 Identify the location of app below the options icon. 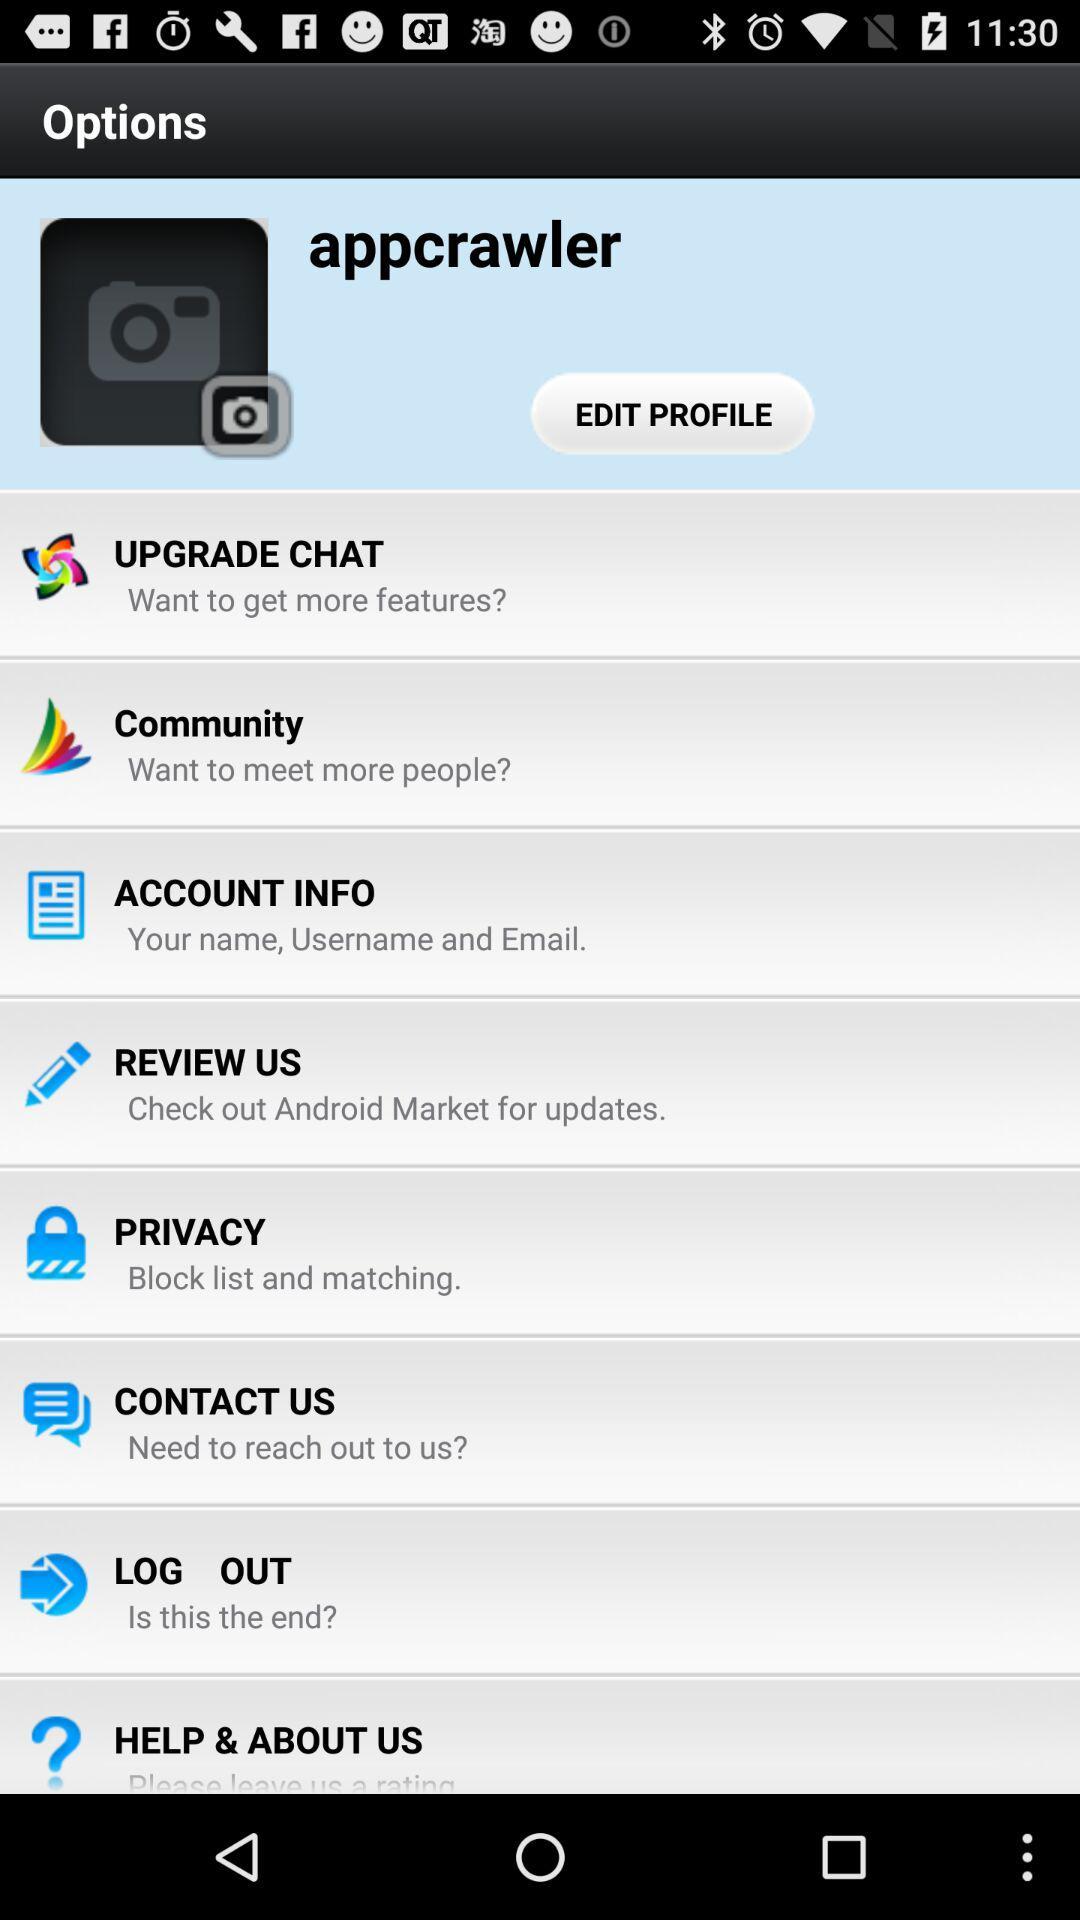
(244, 414).